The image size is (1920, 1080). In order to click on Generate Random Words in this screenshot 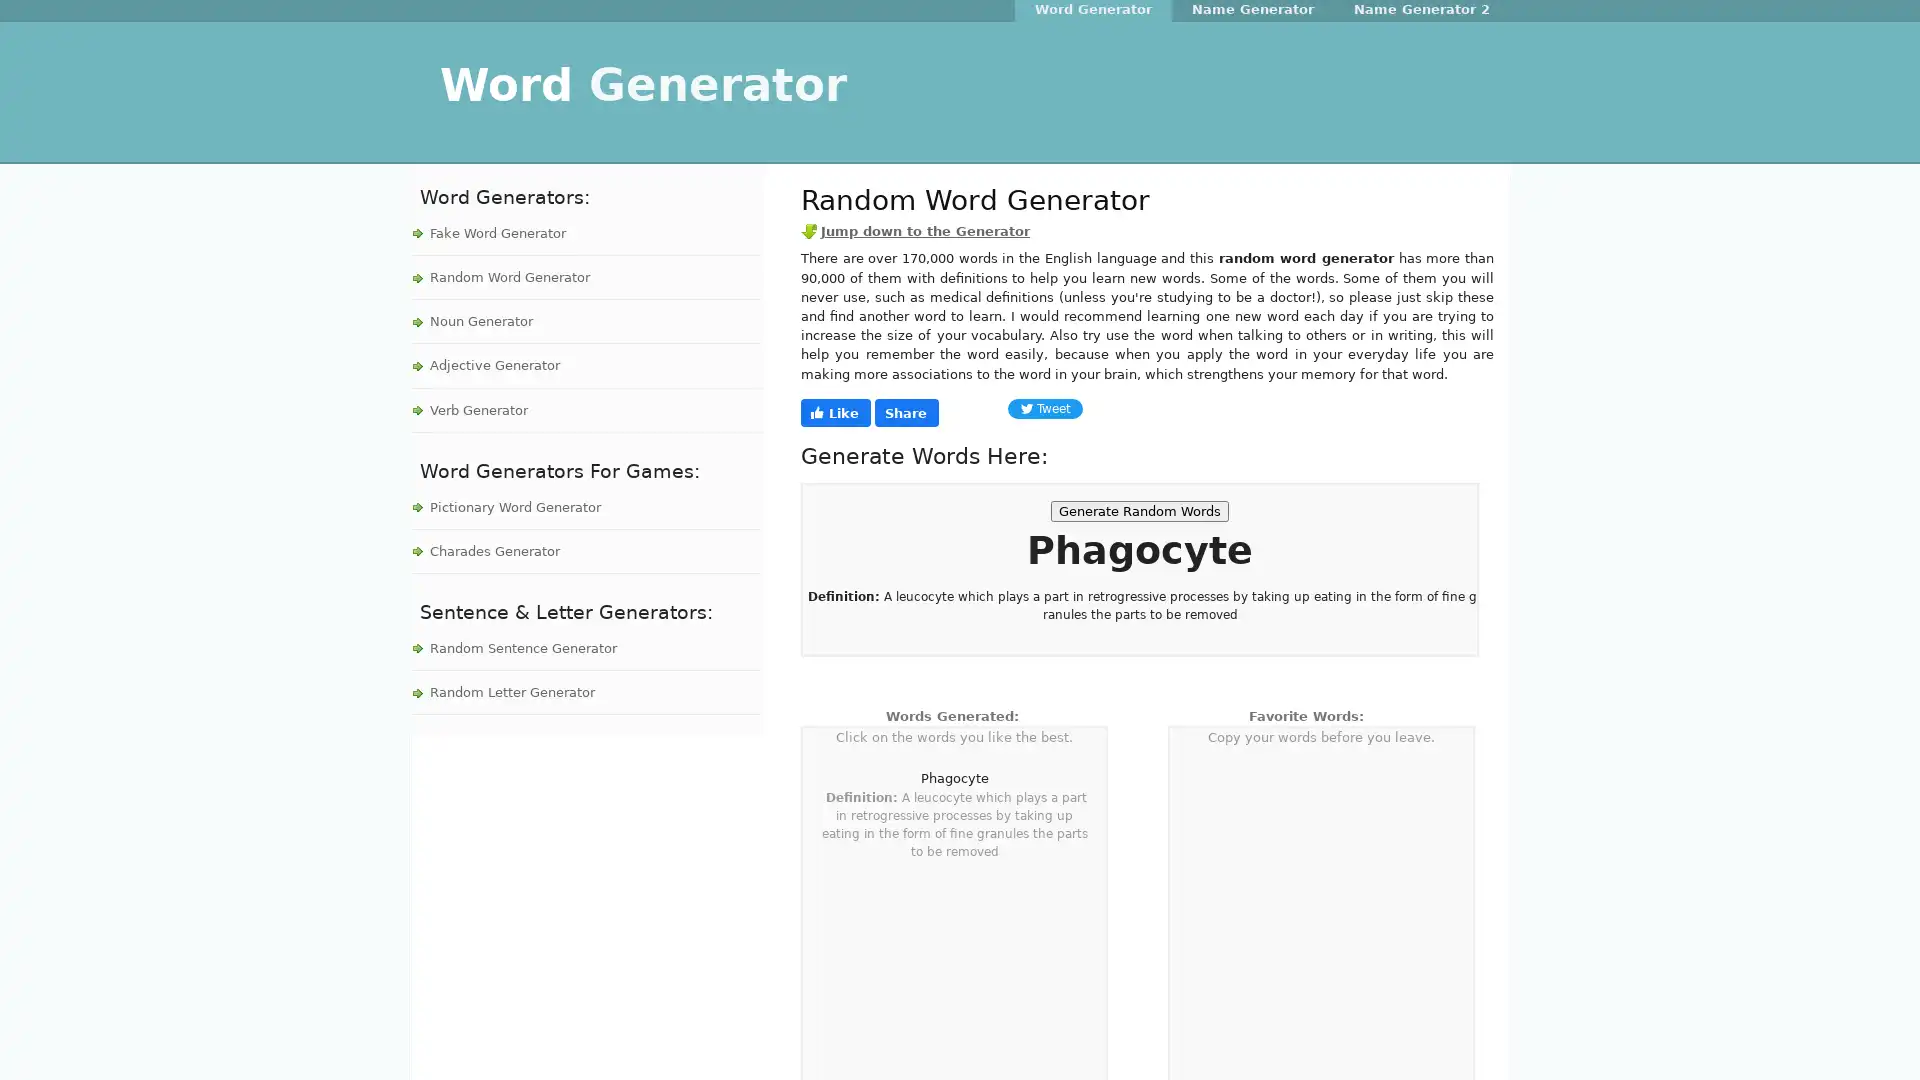, I will do `click(1140, 510)`.